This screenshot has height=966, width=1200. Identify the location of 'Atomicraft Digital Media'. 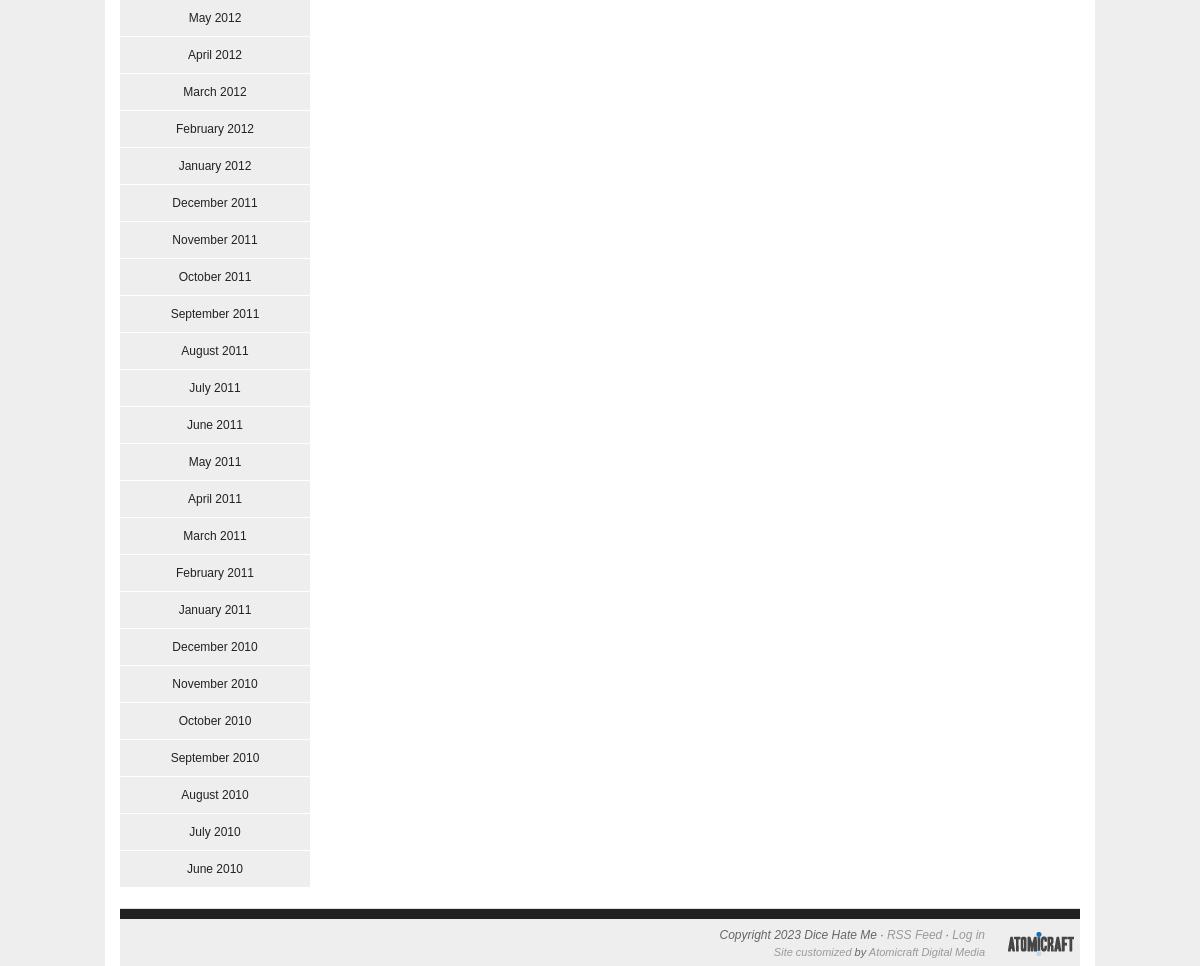
(926, 951).